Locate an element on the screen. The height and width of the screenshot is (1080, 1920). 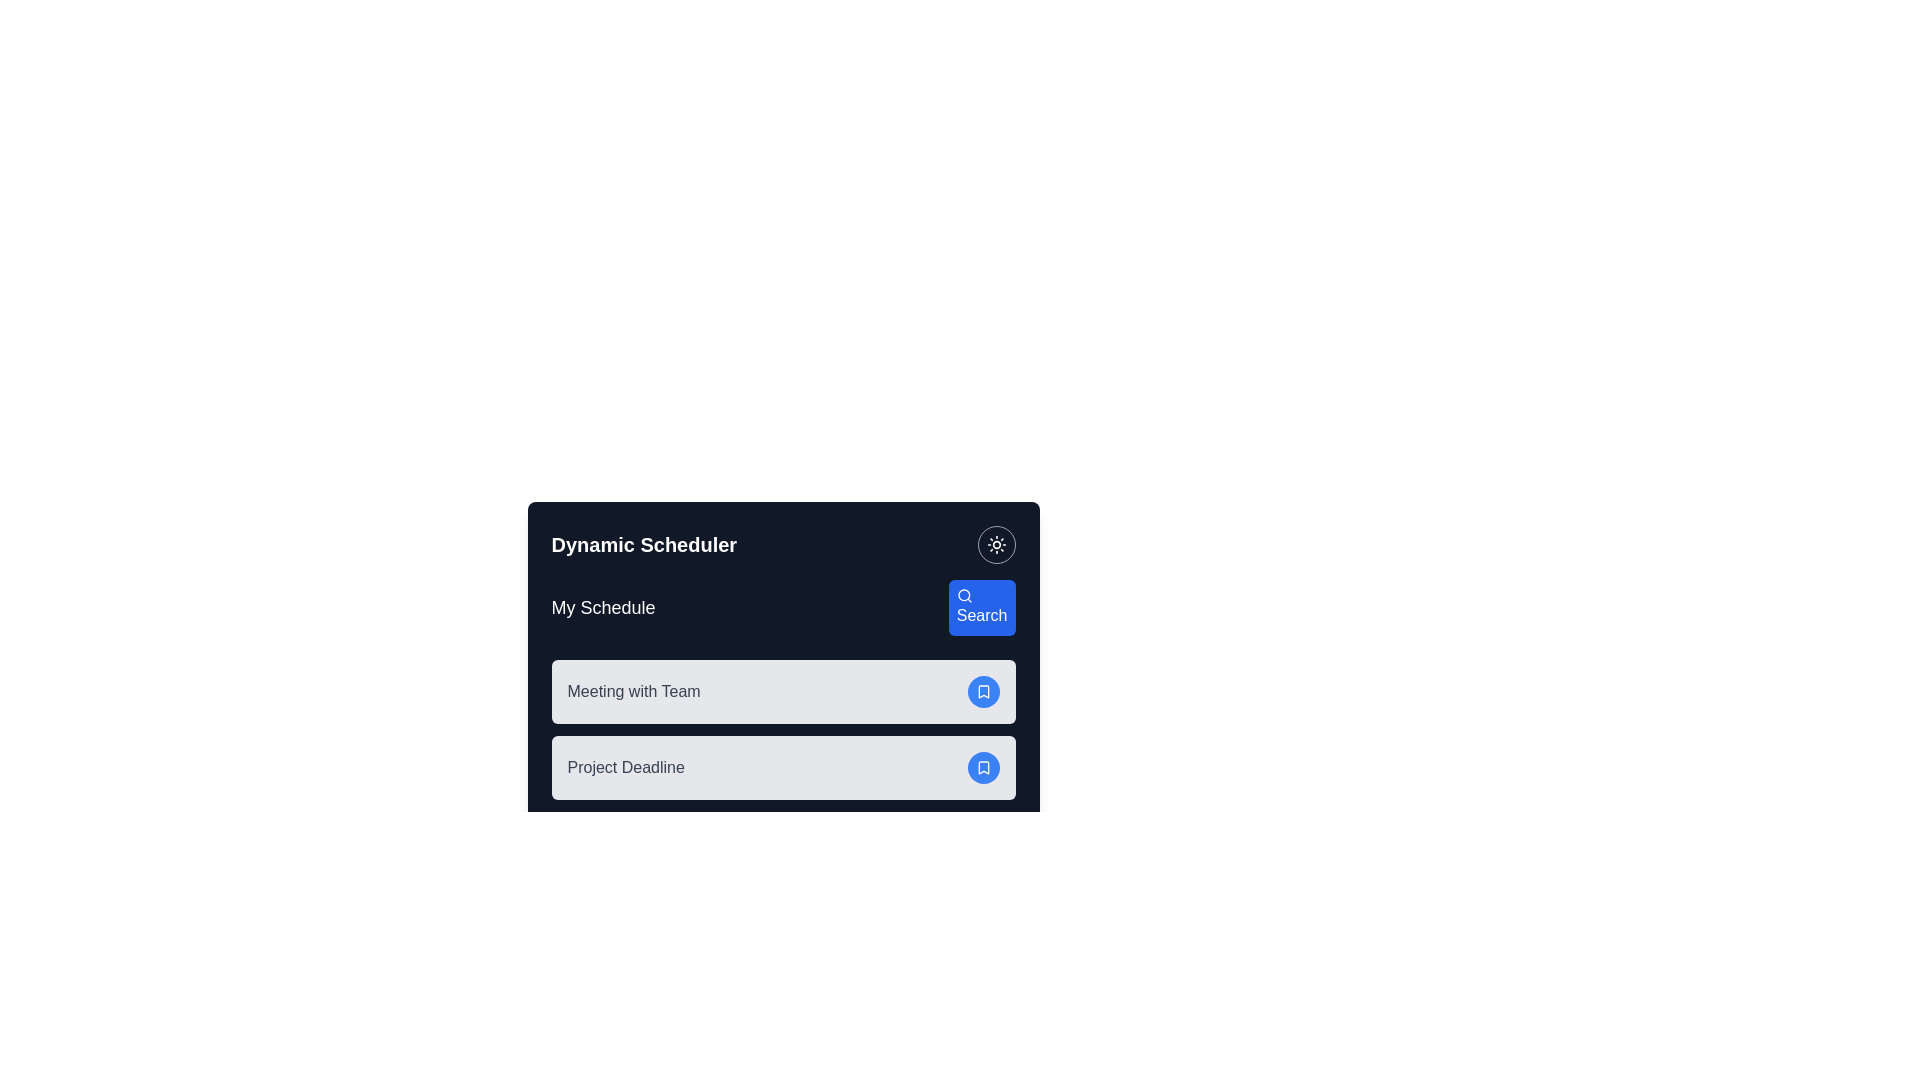
the circular button with a blue background and white bookmark icon located at the right end of the 'Project Deadline' section is located at coordinates (983, 766).